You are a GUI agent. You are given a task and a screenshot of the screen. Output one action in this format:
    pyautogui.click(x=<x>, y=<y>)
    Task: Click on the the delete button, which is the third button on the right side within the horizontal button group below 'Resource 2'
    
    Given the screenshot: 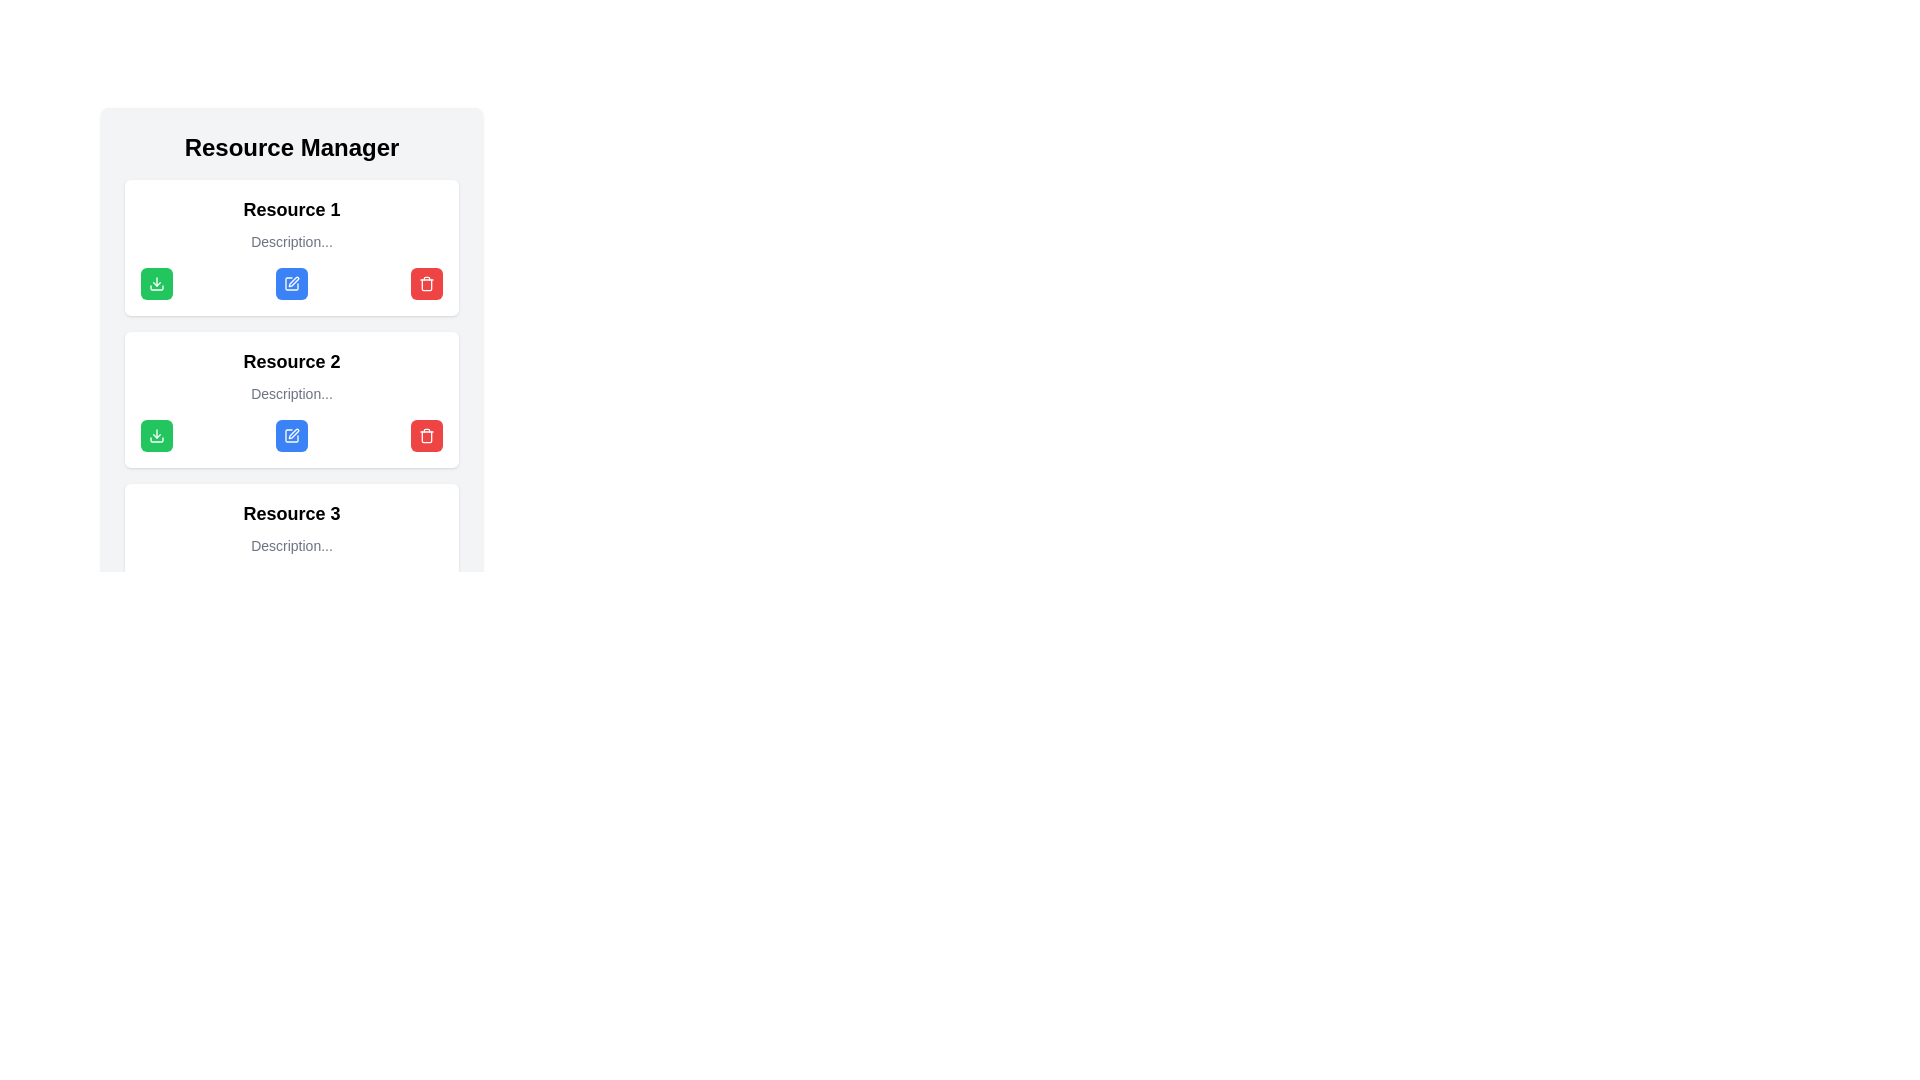 What is the action you would take?
    pyautogui.click(x=426, y=434)
    